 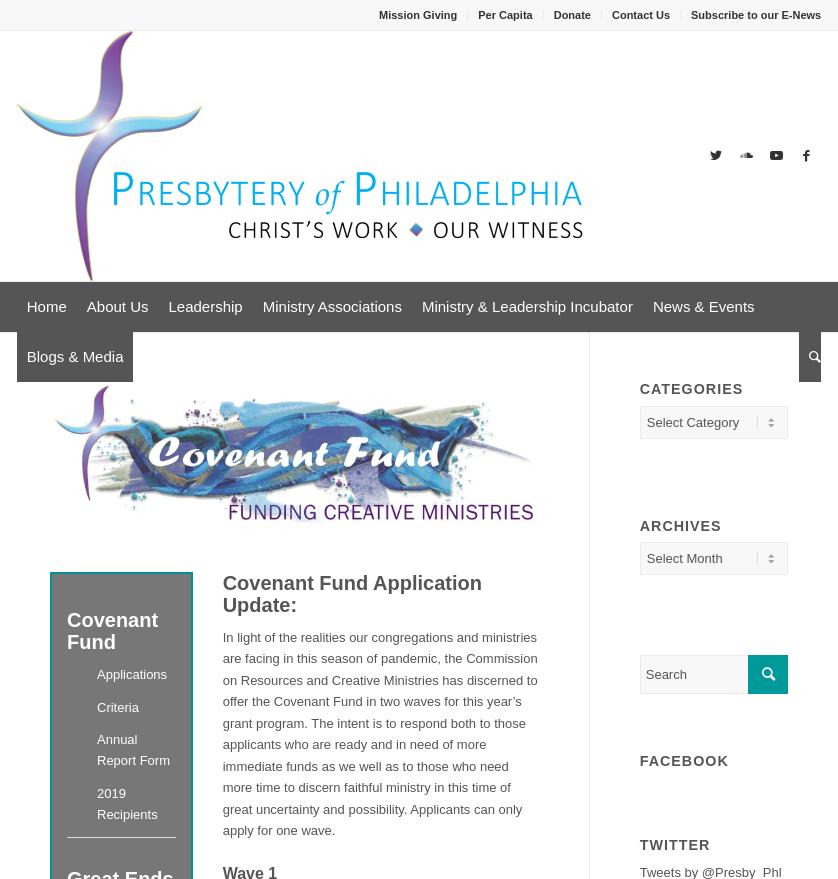 What do you see at coordinates (330, 306) in the screenshot?
I see `'Ministry Associations'` at bounding box center [330, 306].